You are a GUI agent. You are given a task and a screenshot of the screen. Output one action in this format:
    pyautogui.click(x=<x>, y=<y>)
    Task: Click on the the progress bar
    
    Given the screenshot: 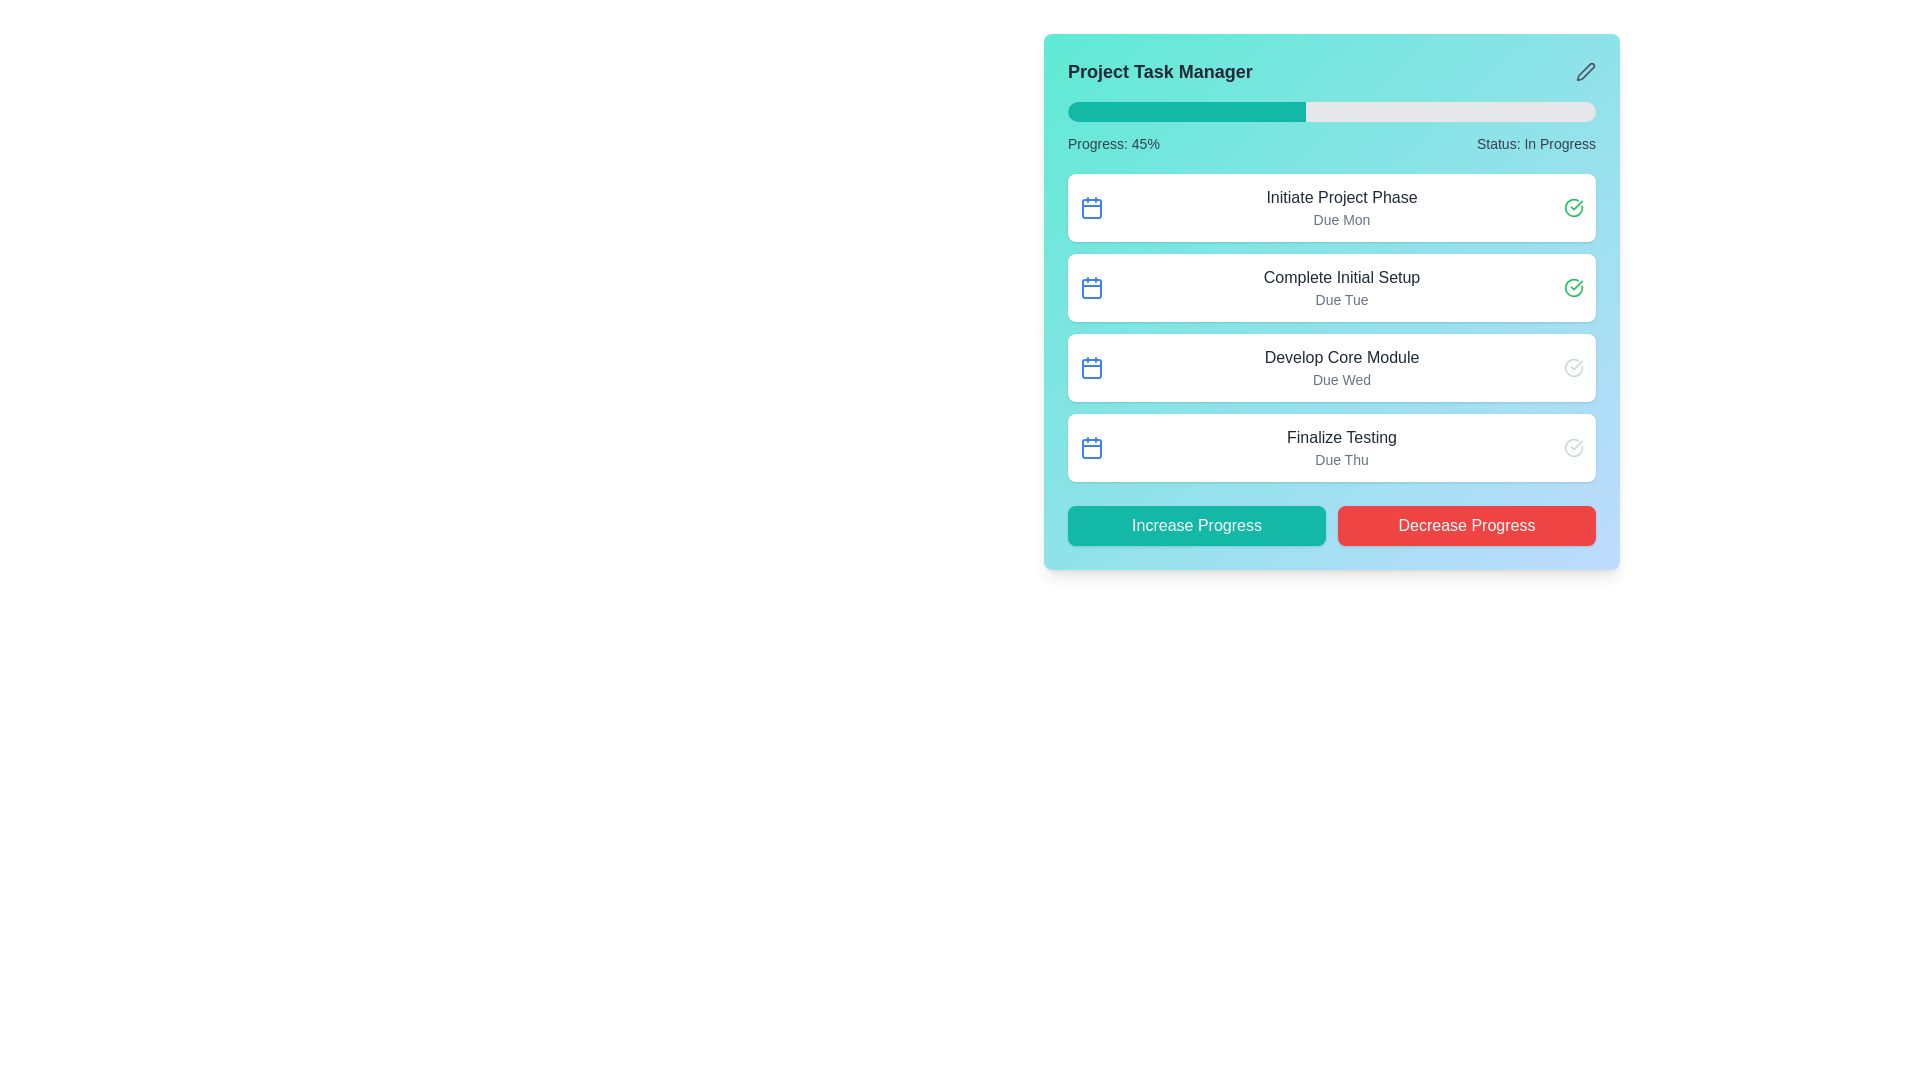 What is the action you would take?
    pyautogui.click(x=1139, y=111)
    